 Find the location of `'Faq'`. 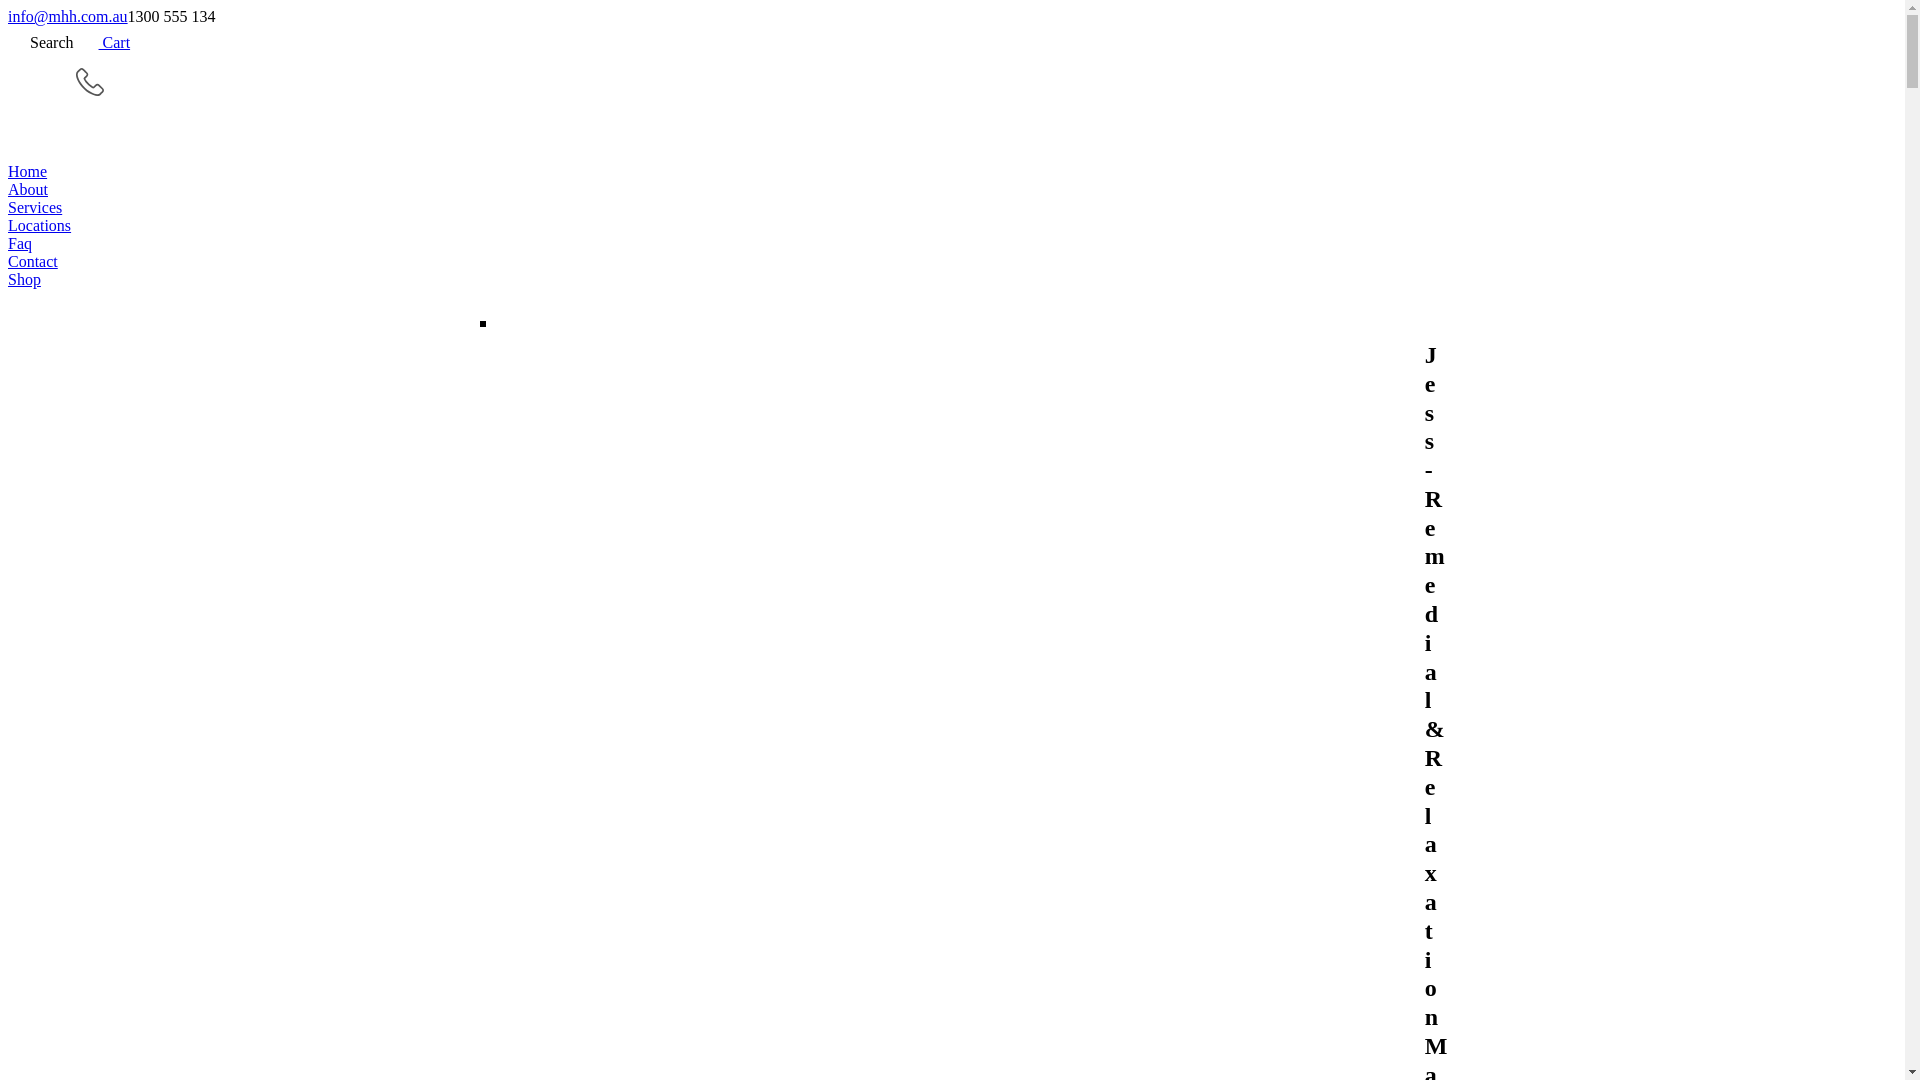

'Faq' is located at coordinates (8, 242).